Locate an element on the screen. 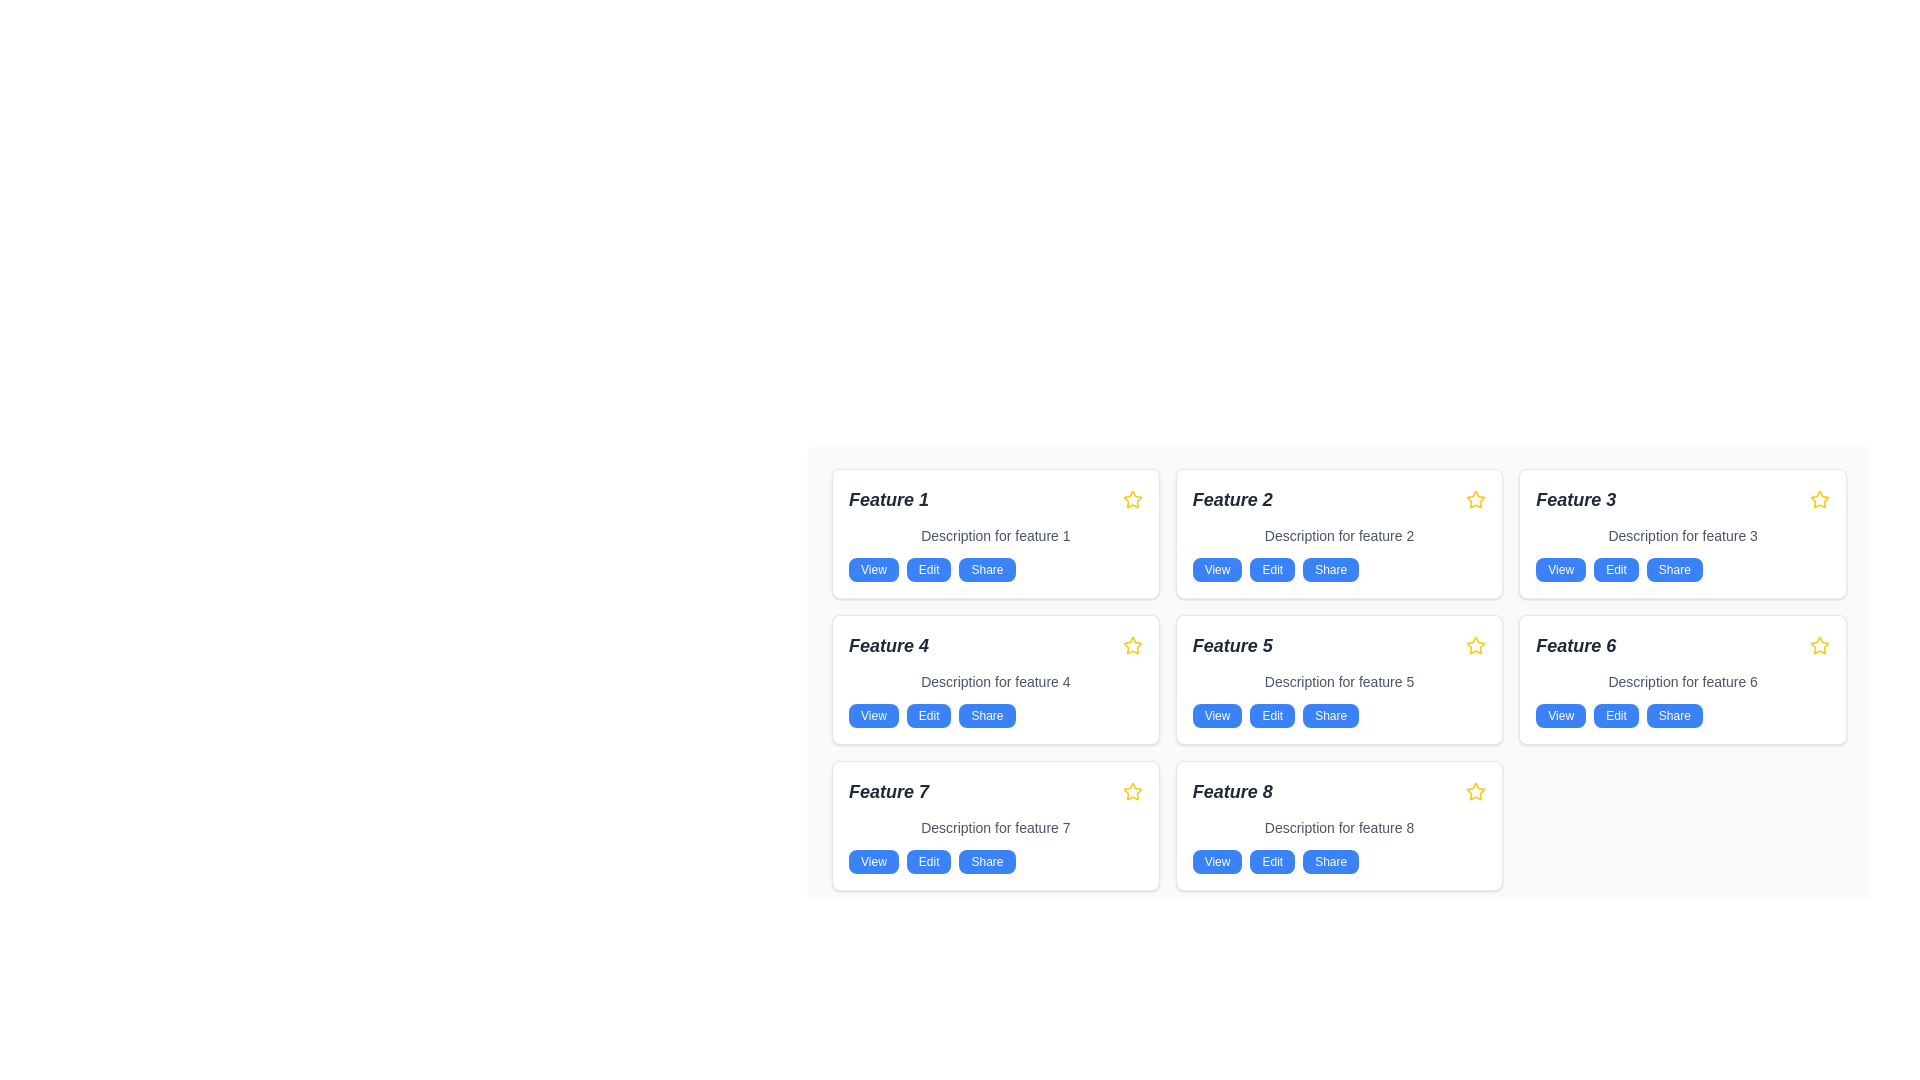 Image resolution: width=1920 pixels, height=1080 pixels. the Text Label that serves as the title for the 'Feature 5' card, located in the second column of the second row of feature cards is located at coordinates (1231, 645).